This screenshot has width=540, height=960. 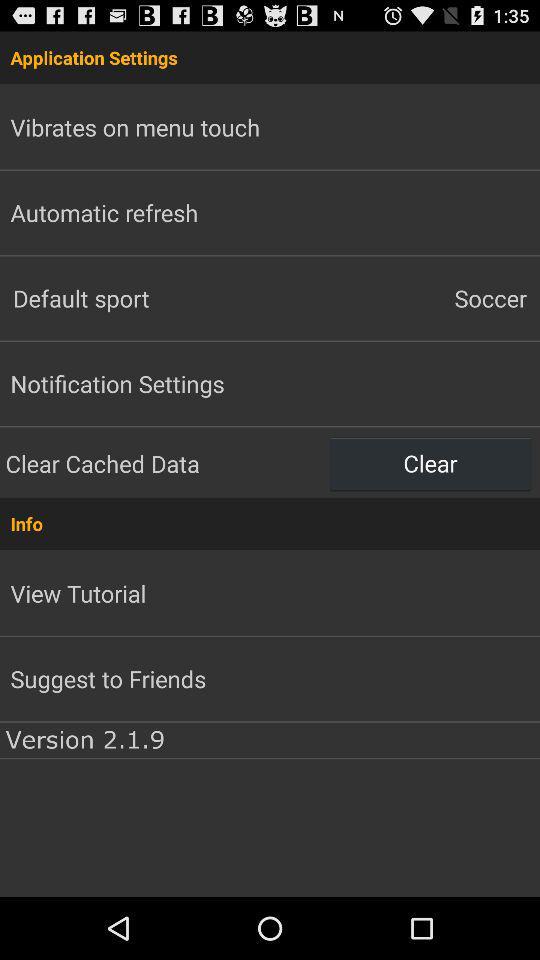 I want to click on the soccer icon, so click(x=405, y=297).